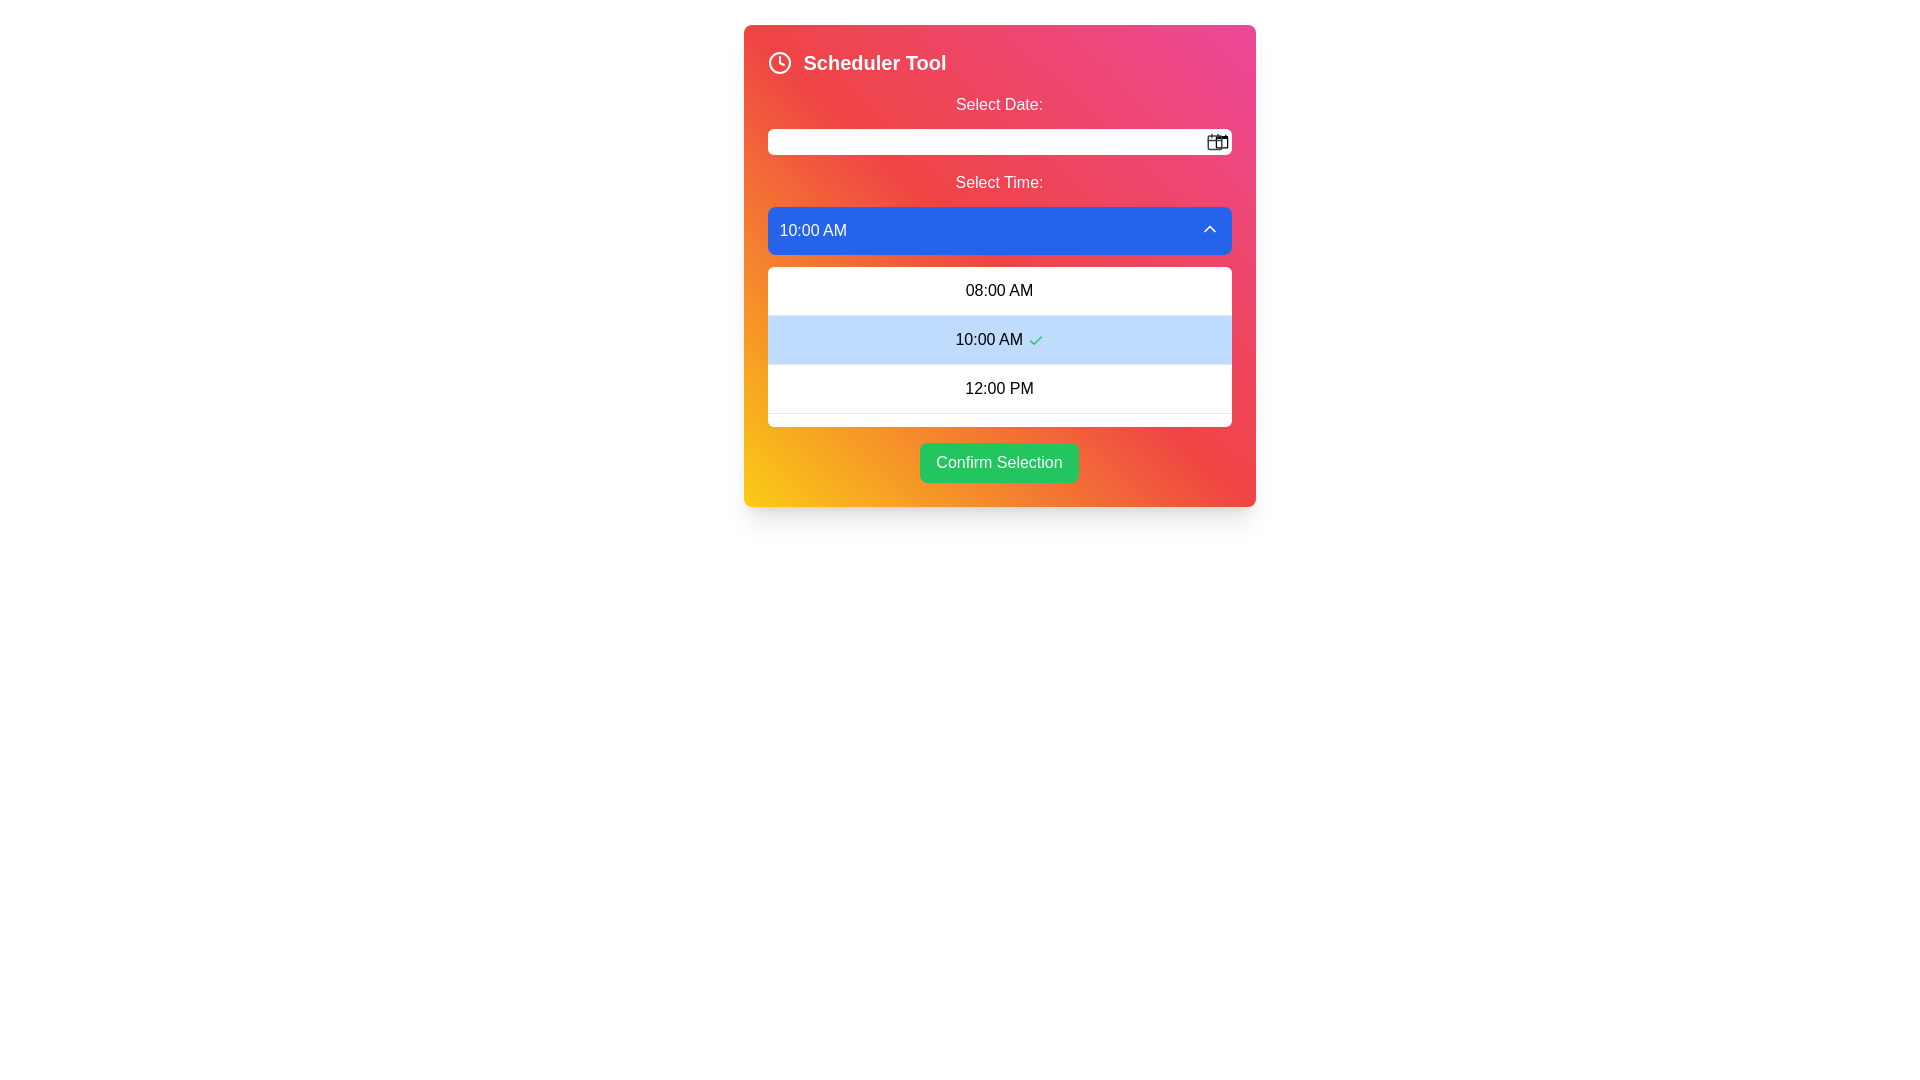 This screenshot has width=1920, height=1080. Describe the element at coordinates (999, 299) in the screenshot. I see `to select the first time slot in the dropdown menu under the 'Select Time' section` at that location.